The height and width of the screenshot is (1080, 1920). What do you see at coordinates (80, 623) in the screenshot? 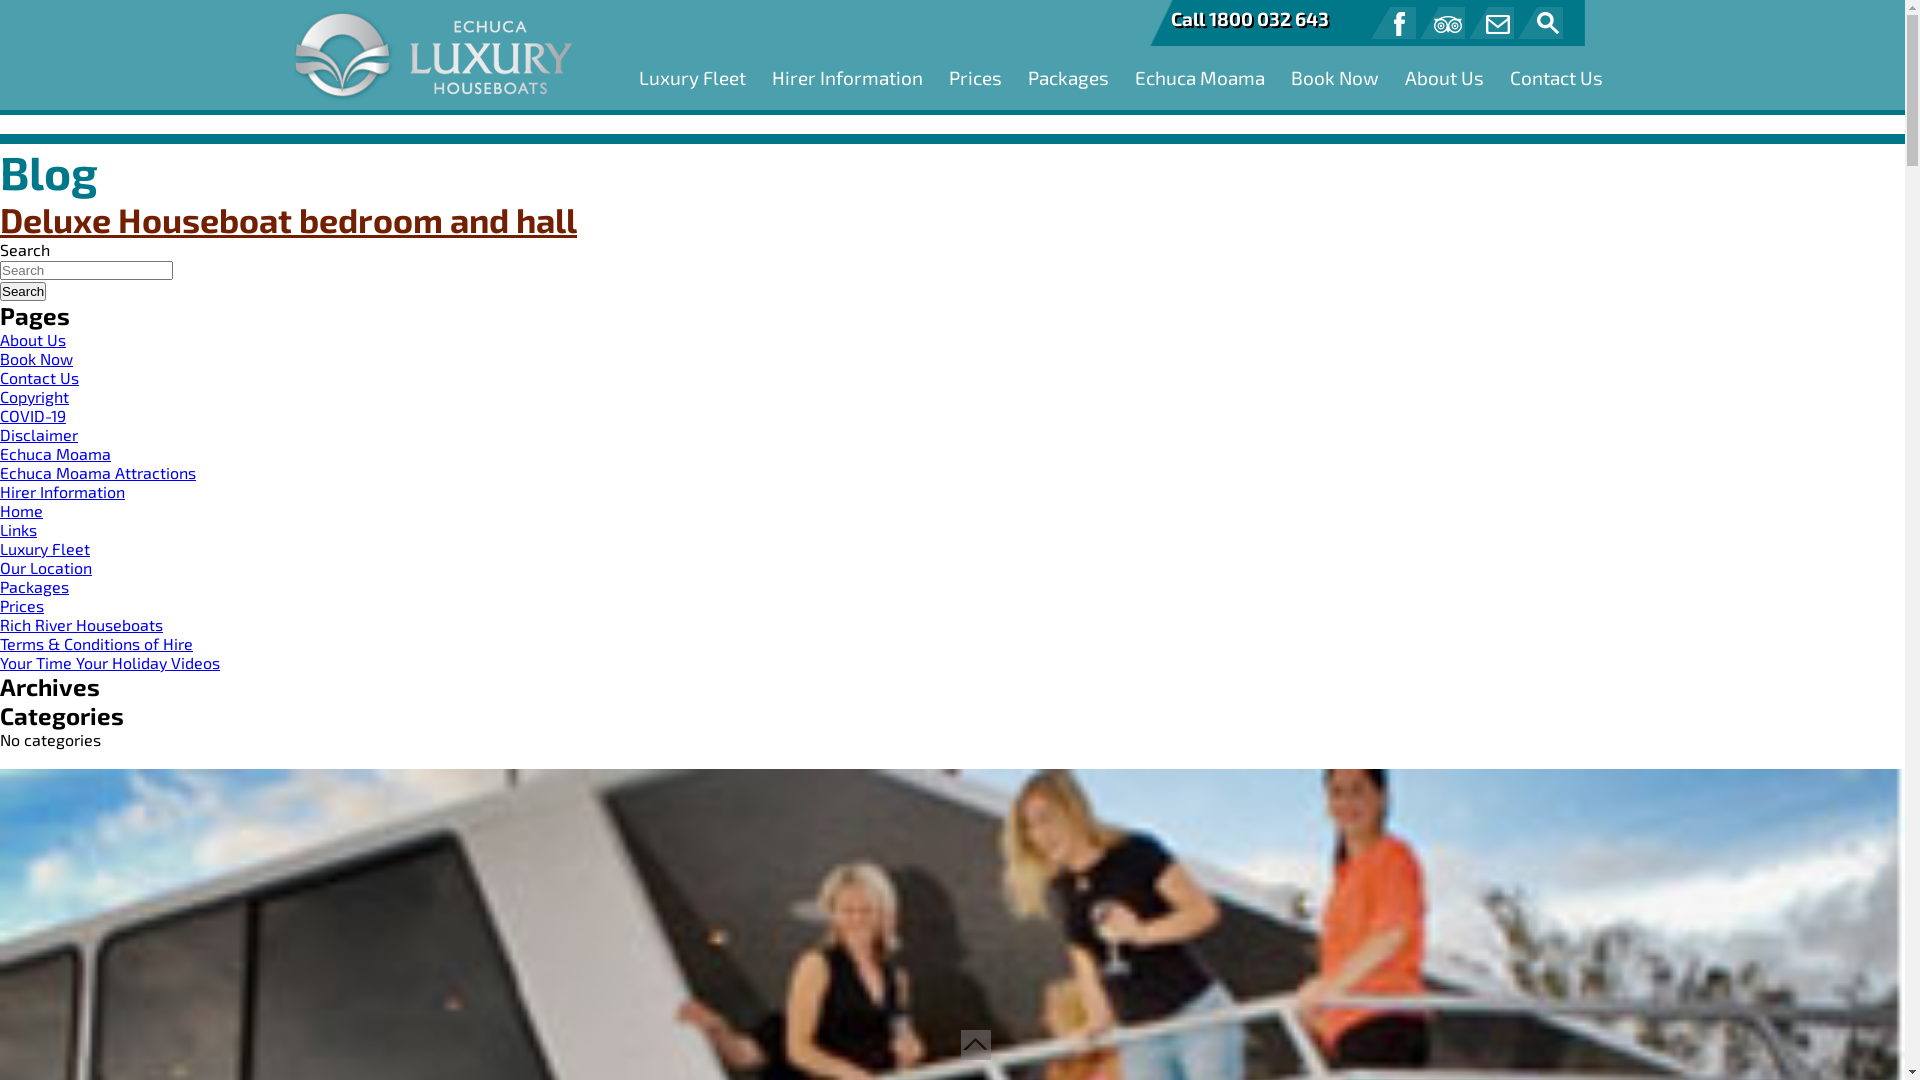
I see `'Rich River Houseboats'` at bounding box center [80, 623].